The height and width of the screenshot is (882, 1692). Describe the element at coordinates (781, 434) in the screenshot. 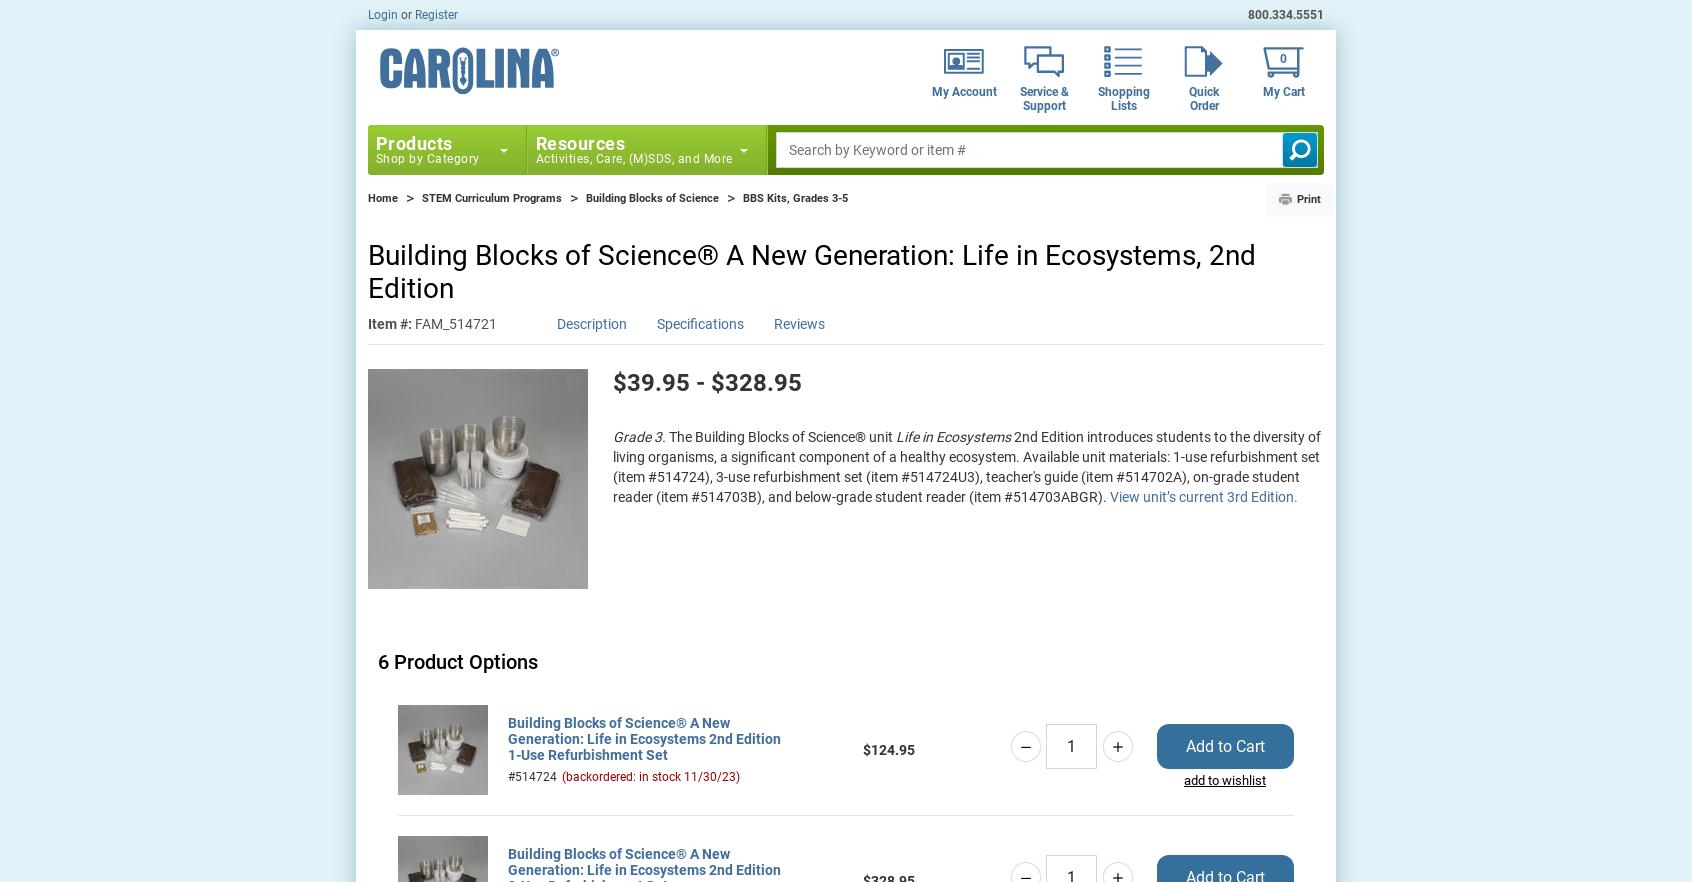

I see `'The Building Blocks of Science® unit'` at that location.